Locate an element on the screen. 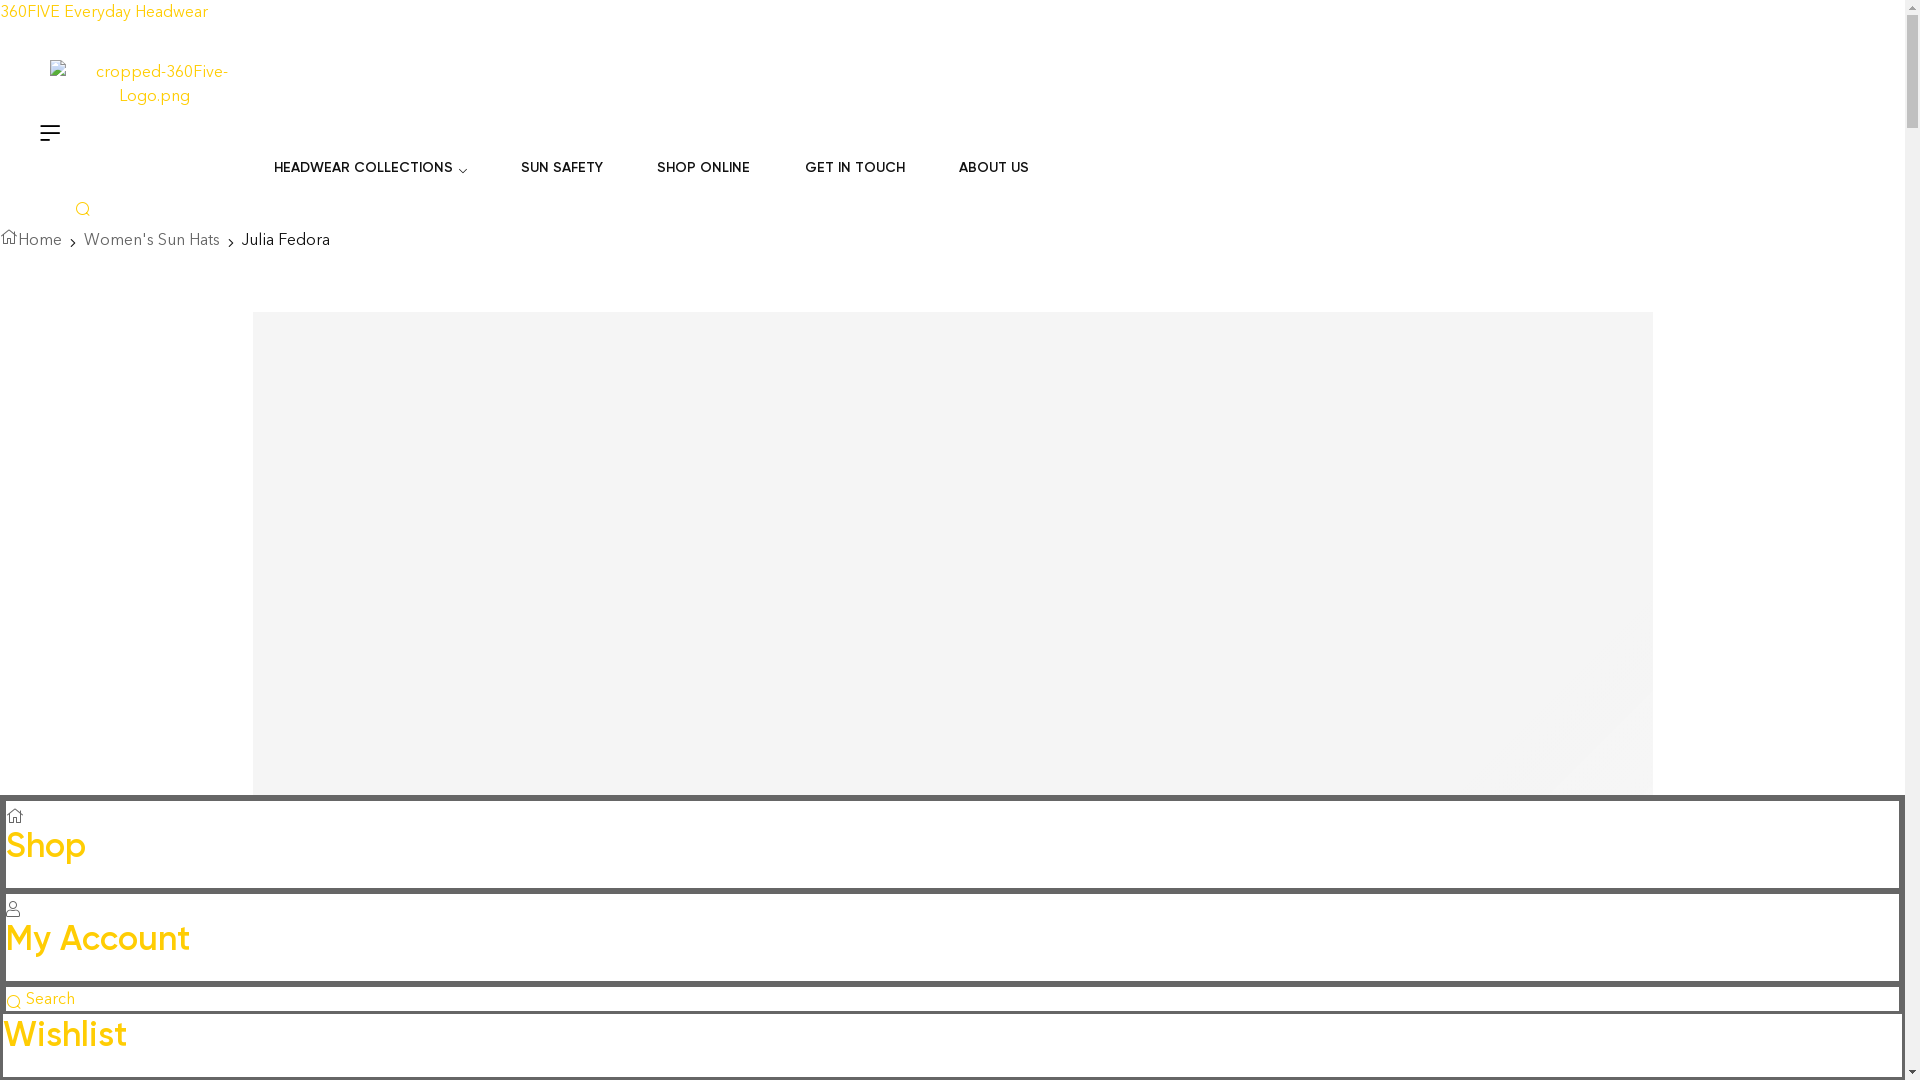 The height and width of the screenshot is (1080, 1920). 'Search' is located at coordinates (40, 998).